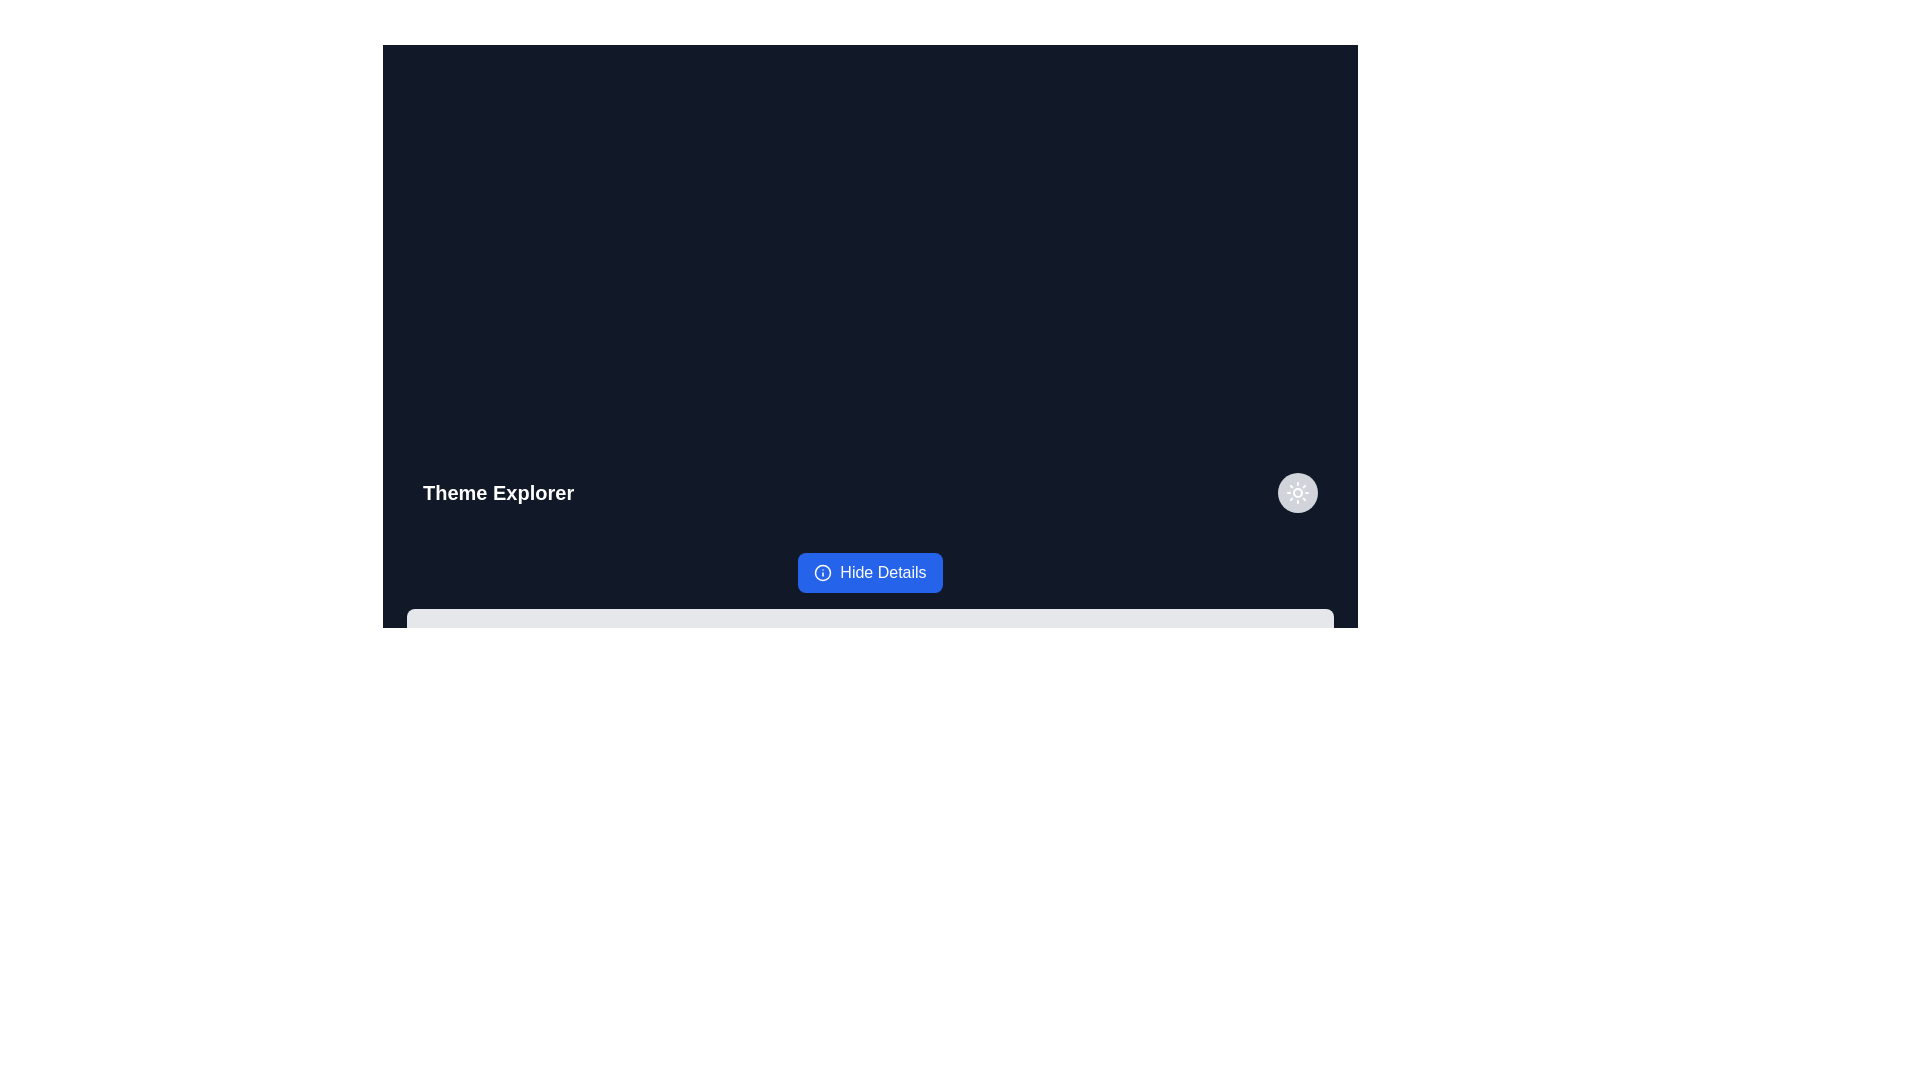 The height and width of the screenshot is (1080, 1920). I want to click on the innermost circle of the SVG graphic that is part of an information sign icon, located slightly above the 'Hide Details' button, so click(823, 573).